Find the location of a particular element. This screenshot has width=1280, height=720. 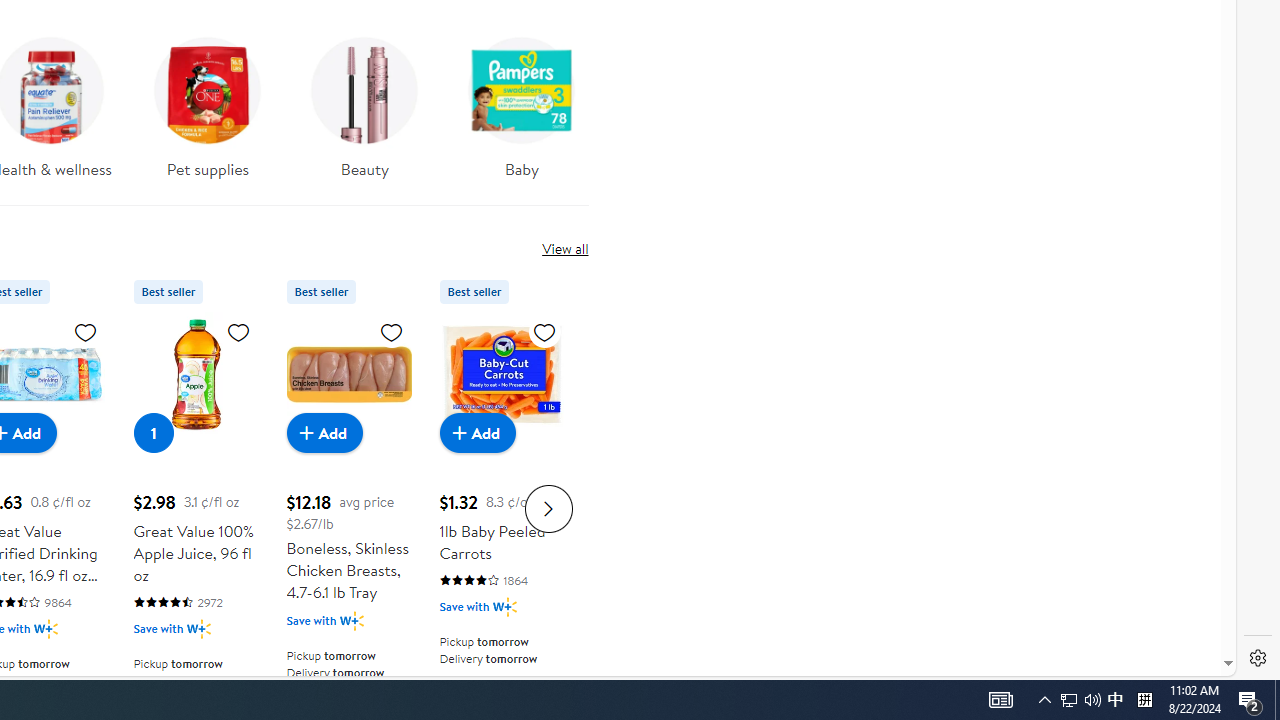

'Baby' is located at coordinates (522, 114).